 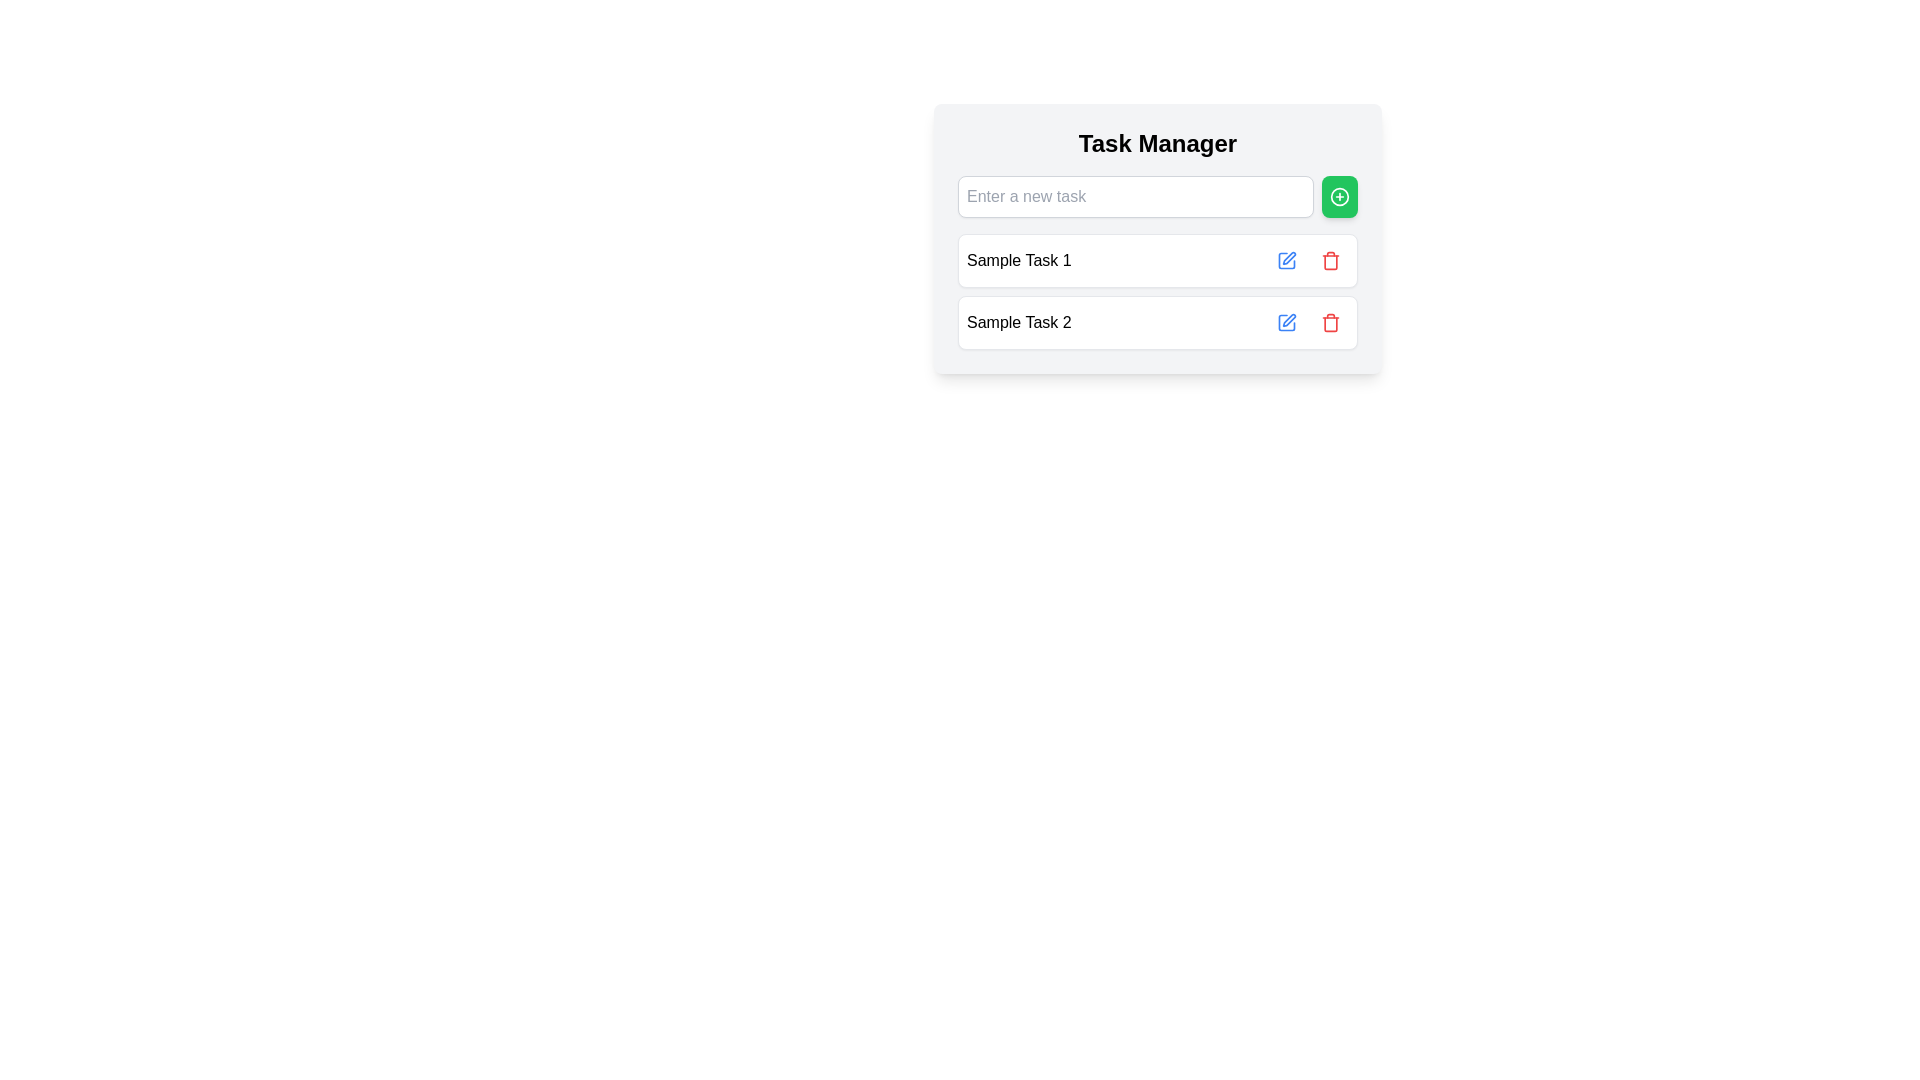 What do you see at coordinates (1330, 261) in the screenshot?
I see `the decorative vector shape that is the middle component of the trash icon in the second row of the task list` at bounding box center [1330, 261].